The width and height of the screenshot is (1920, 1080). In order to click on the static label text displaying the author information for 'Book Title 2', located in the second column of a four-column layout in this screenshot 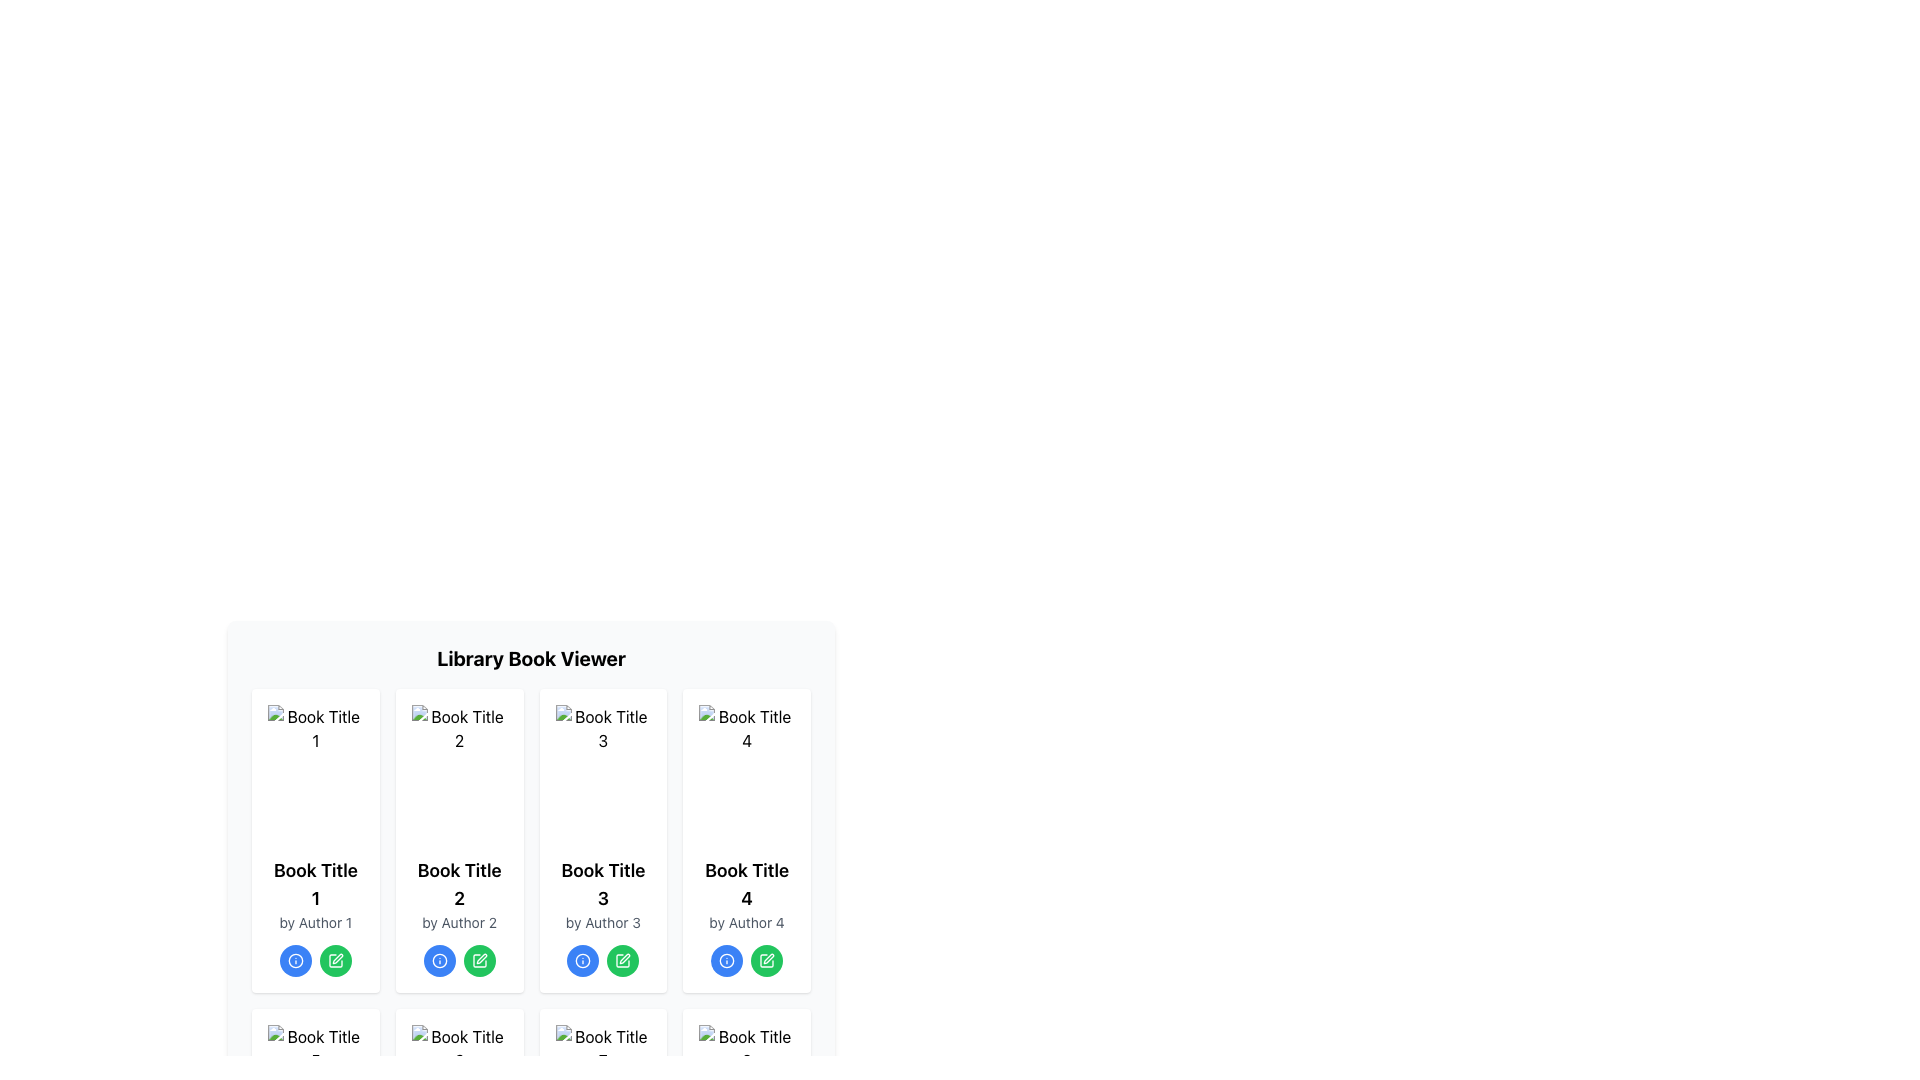, I will do `click(458, 922)`.